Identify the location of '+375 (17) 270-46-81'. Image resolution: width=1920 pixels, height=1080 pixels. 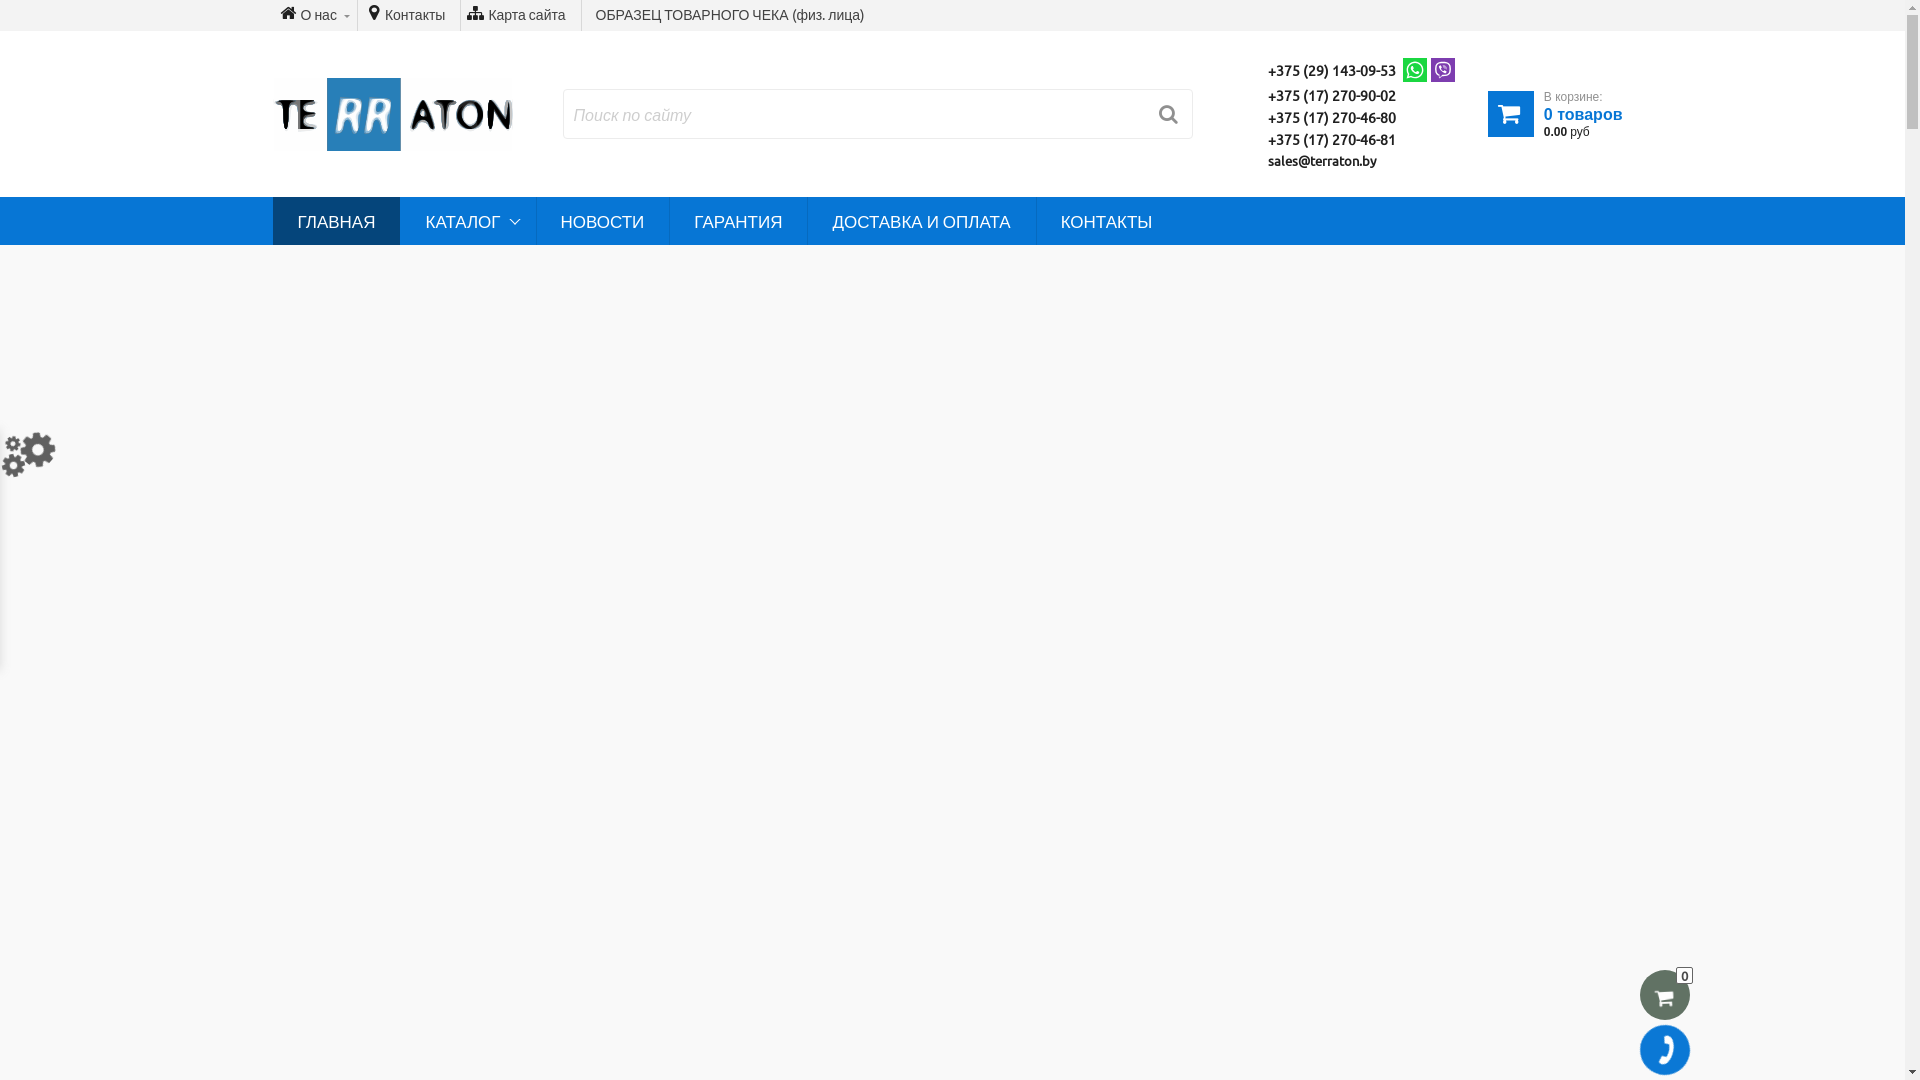
(1334, 137).